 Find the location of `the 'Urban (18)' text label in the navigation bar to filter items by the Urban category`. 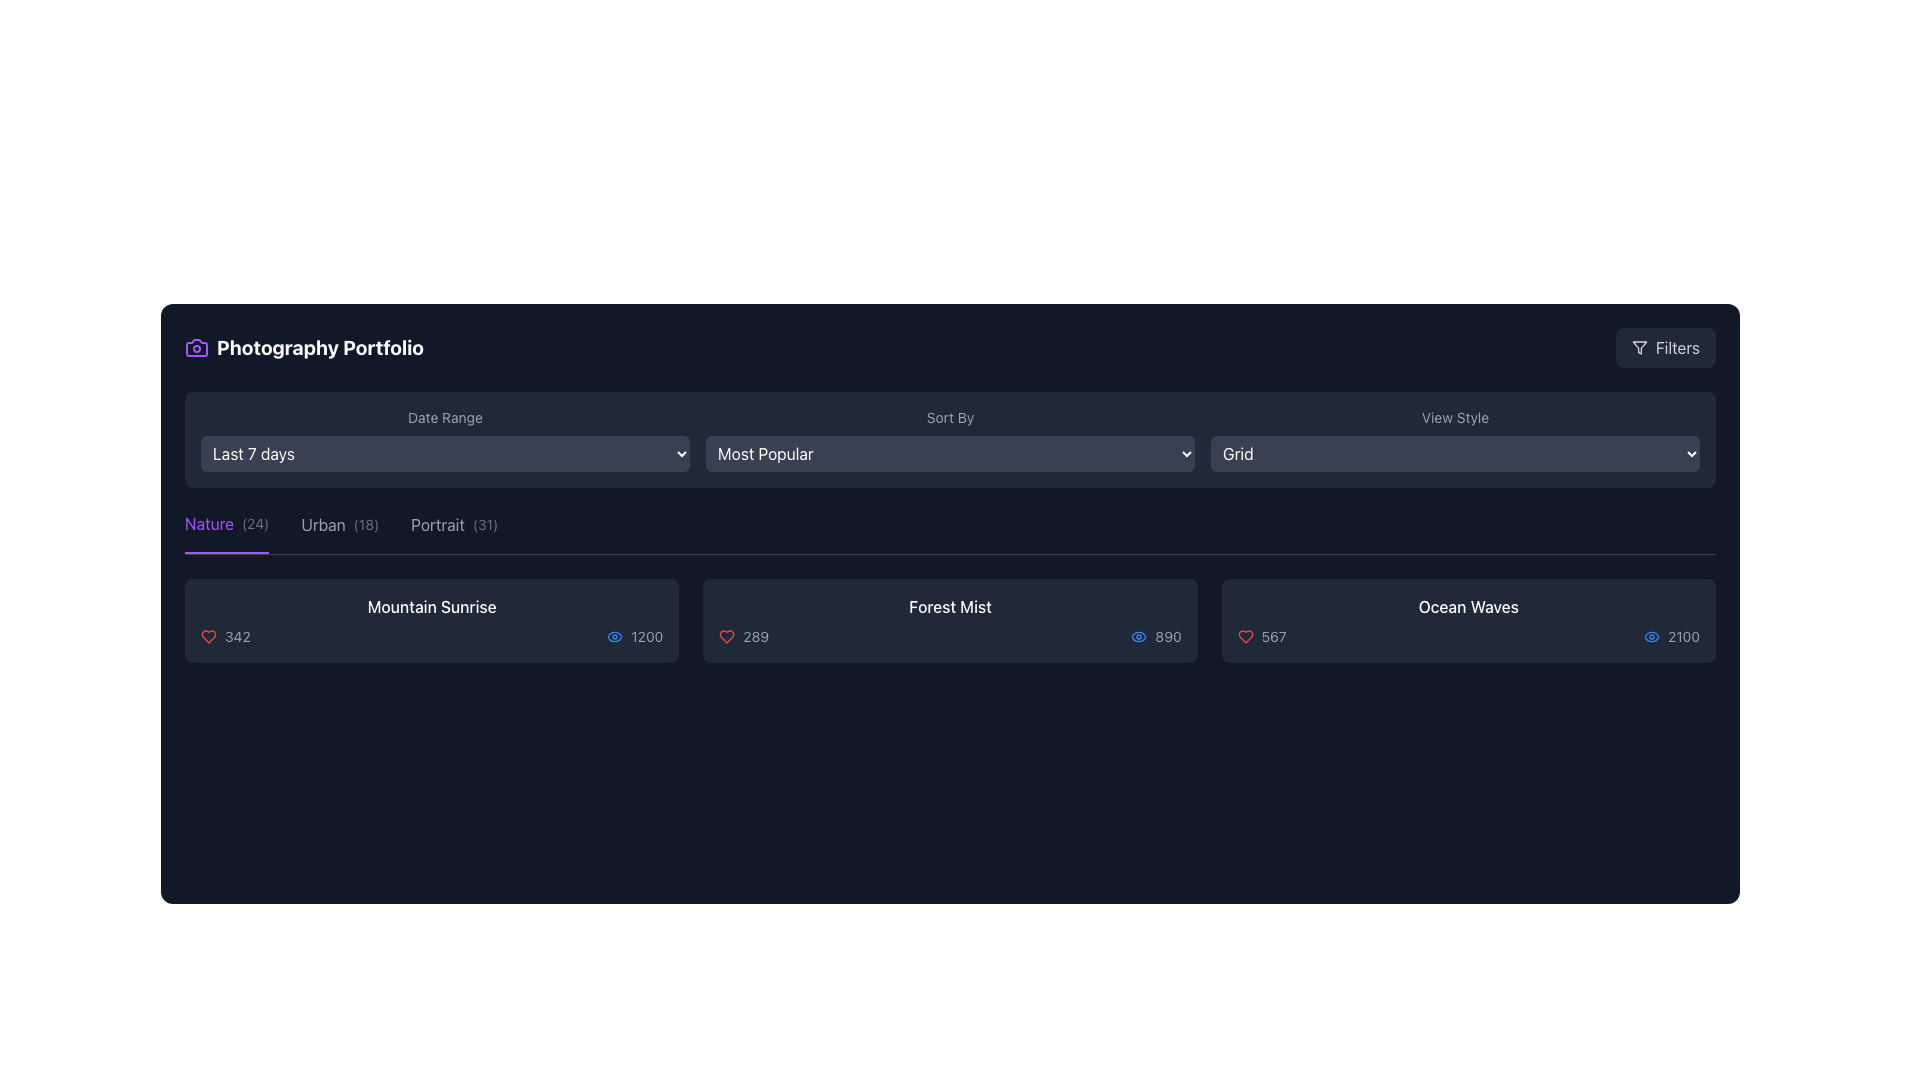

the 'Urban (18)' text label in the navigation bar to filter items by the Urban category is located at coordinates (340, 523).